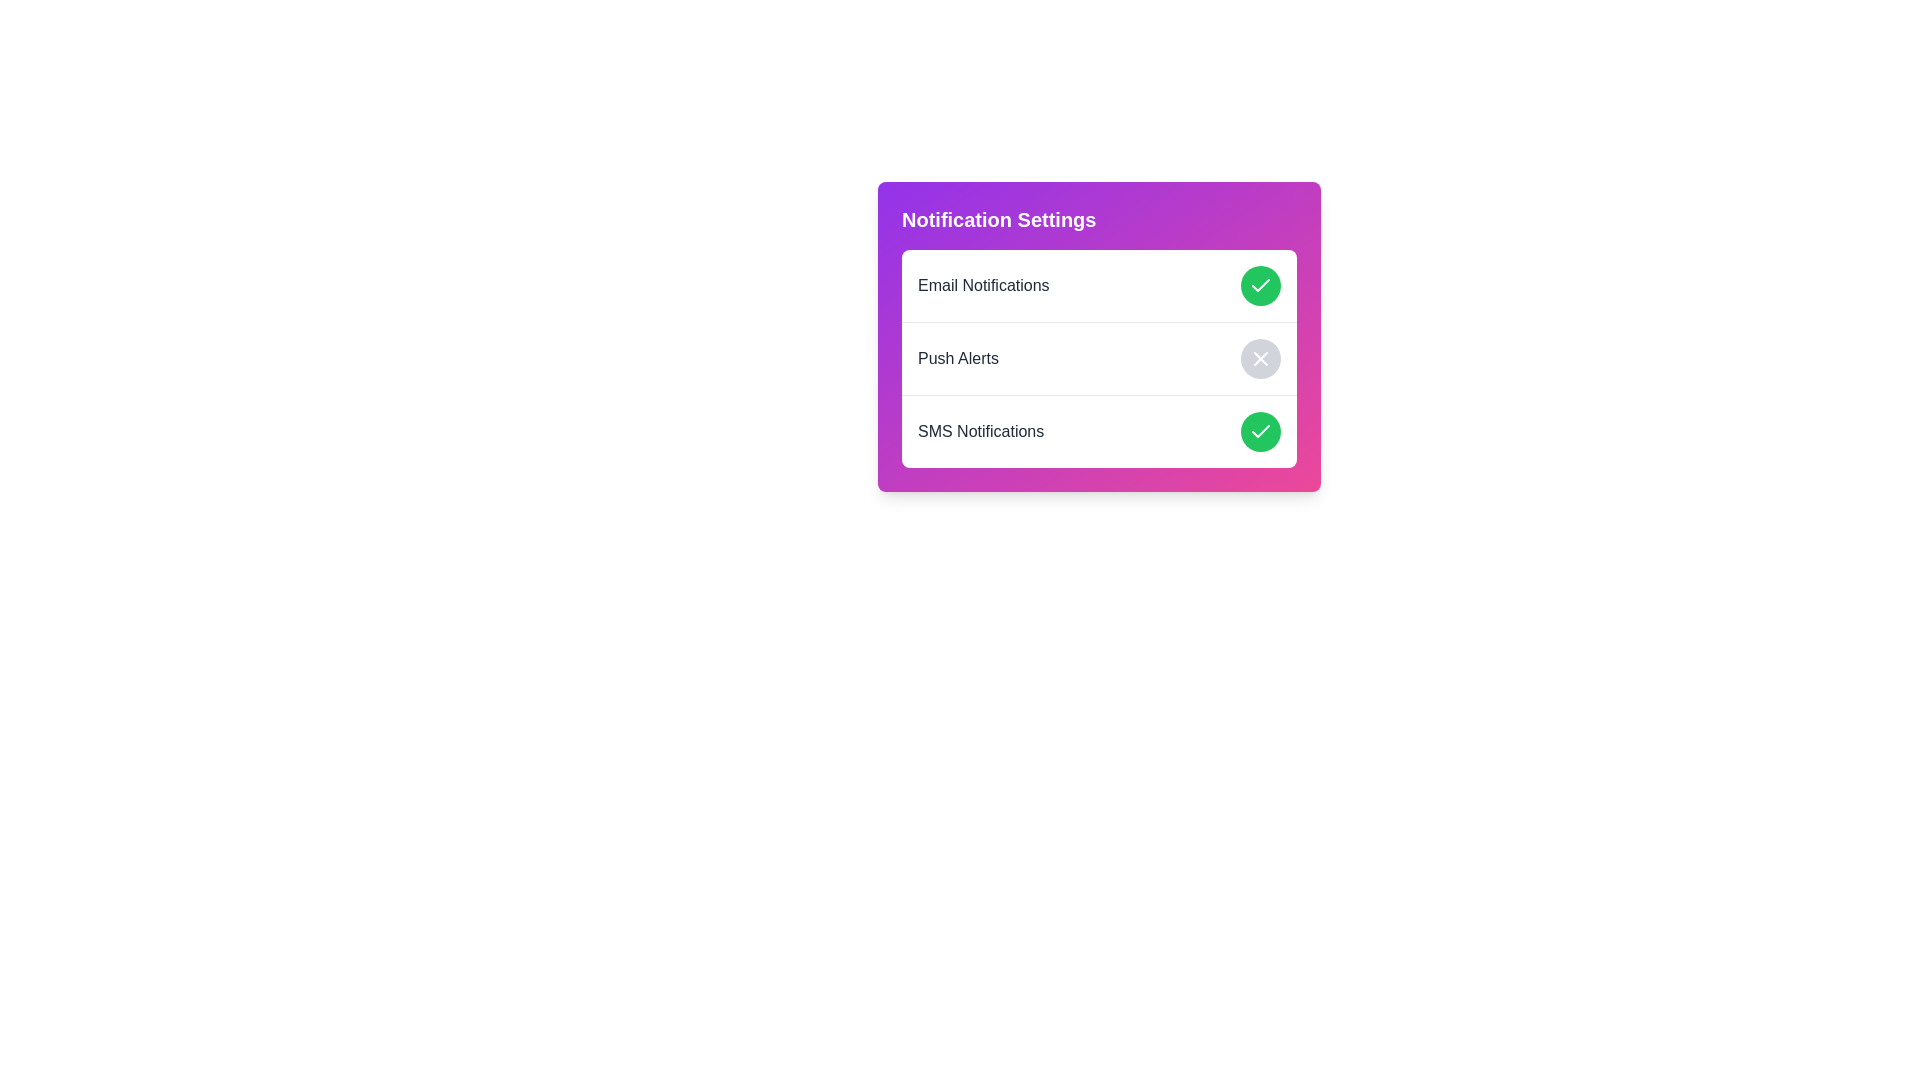 The height and width of the screenshot is (1080, 1920). I want to click on the Icon Button representing the enabled state of 'Email Notifications', so click(1260, 285).